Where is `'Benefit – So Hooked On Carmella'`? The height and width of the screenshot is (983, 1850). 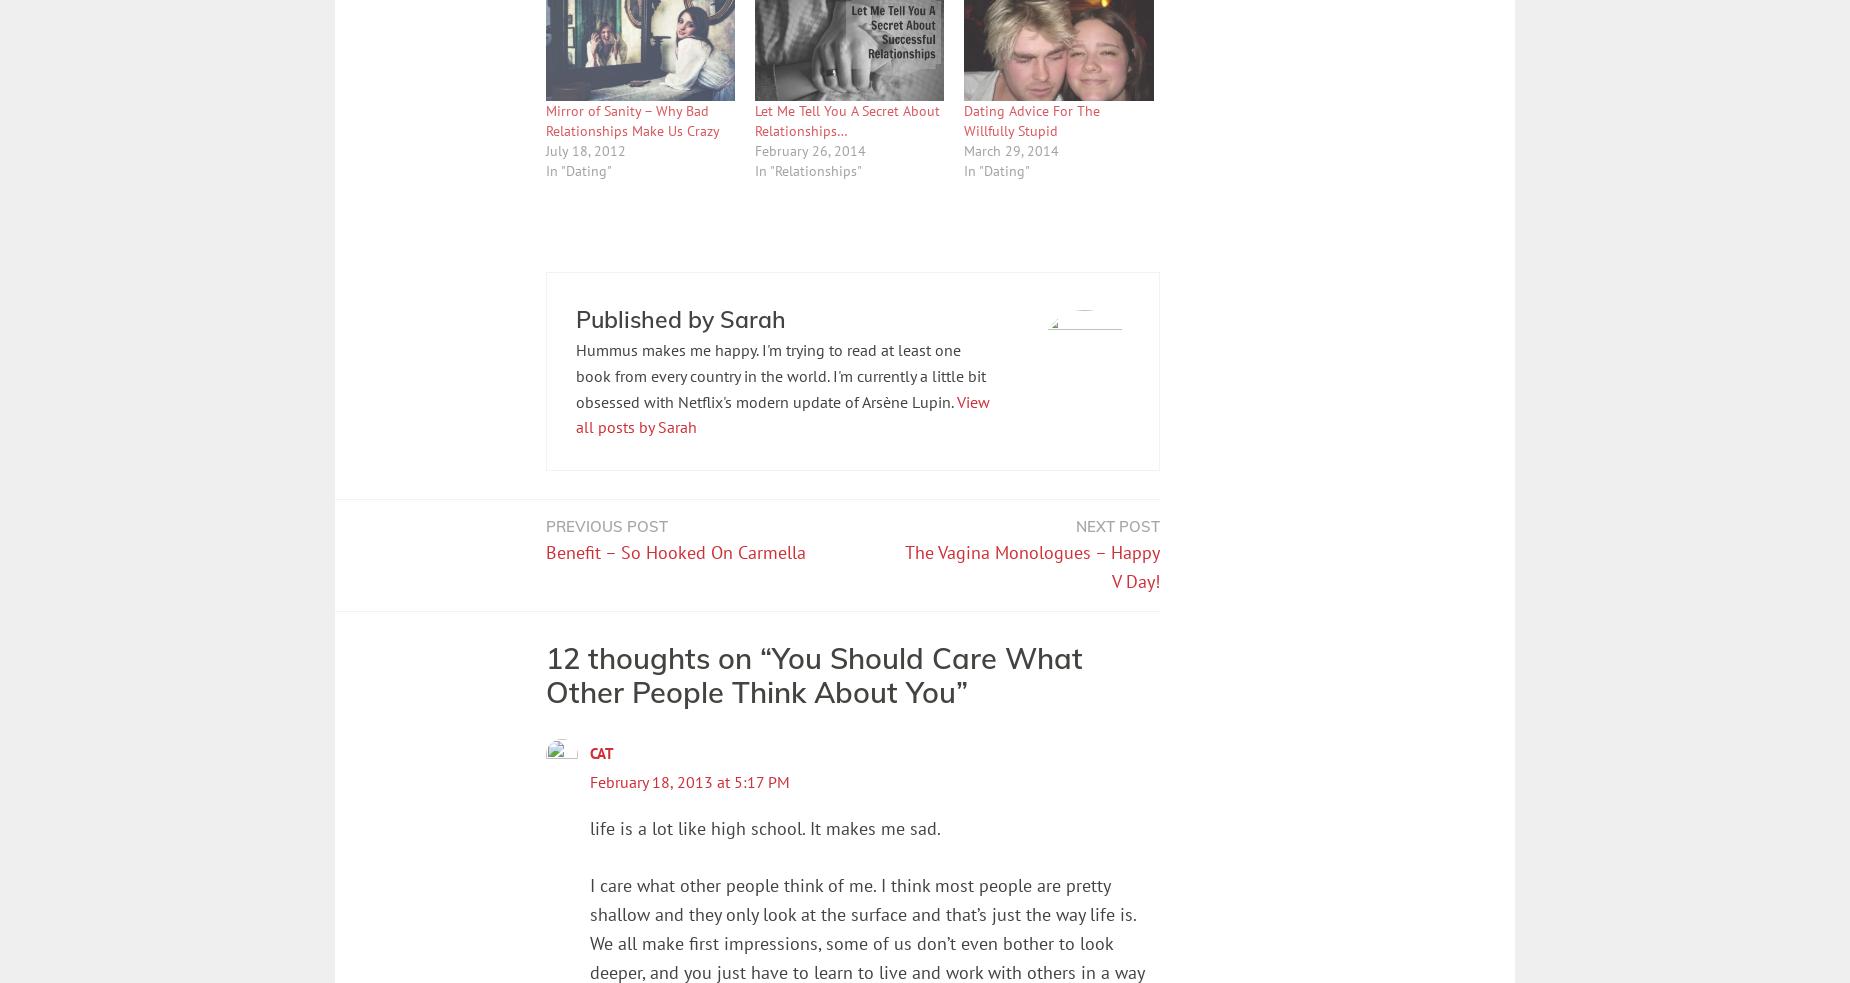 'Benefit – So Hooked On Carmella' is located at coordinates (675, 551).